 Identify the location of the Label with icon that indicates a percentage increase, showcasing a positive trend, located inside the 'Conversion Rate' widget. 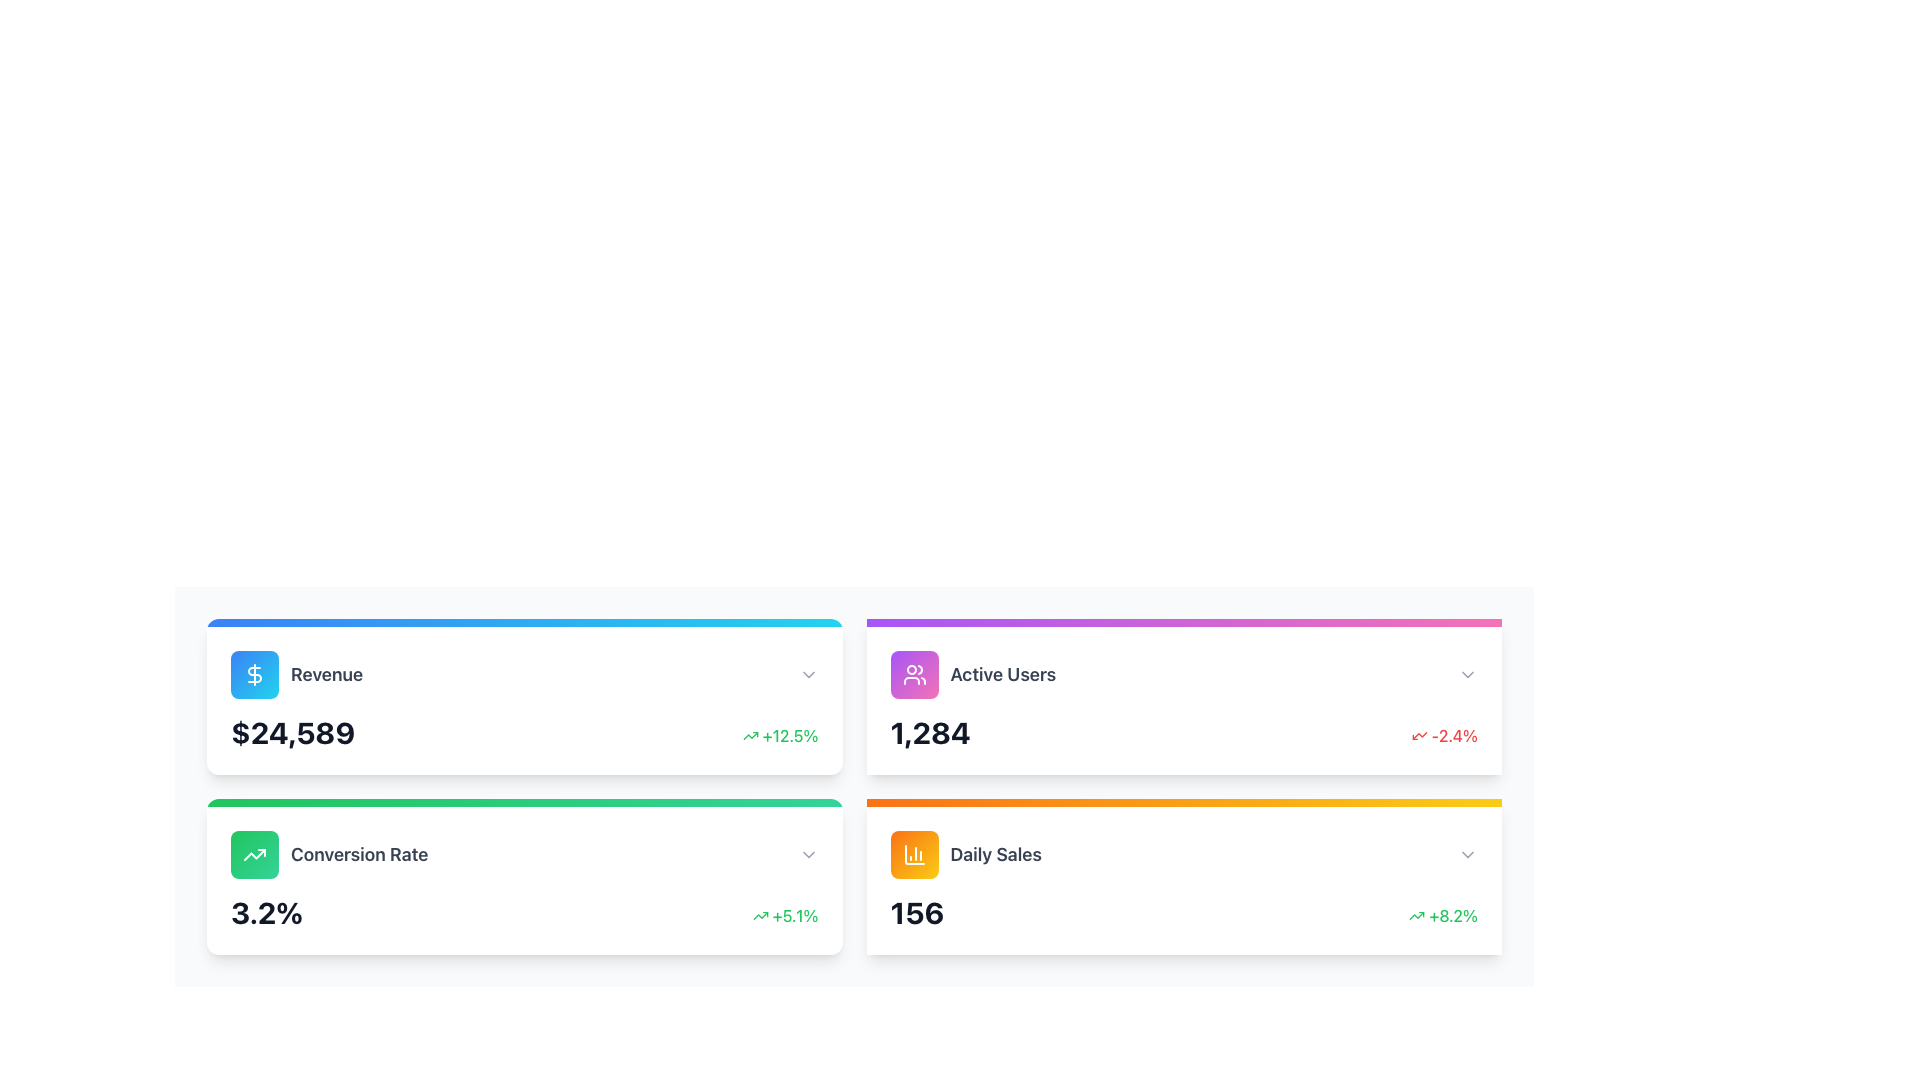
(784, 915).